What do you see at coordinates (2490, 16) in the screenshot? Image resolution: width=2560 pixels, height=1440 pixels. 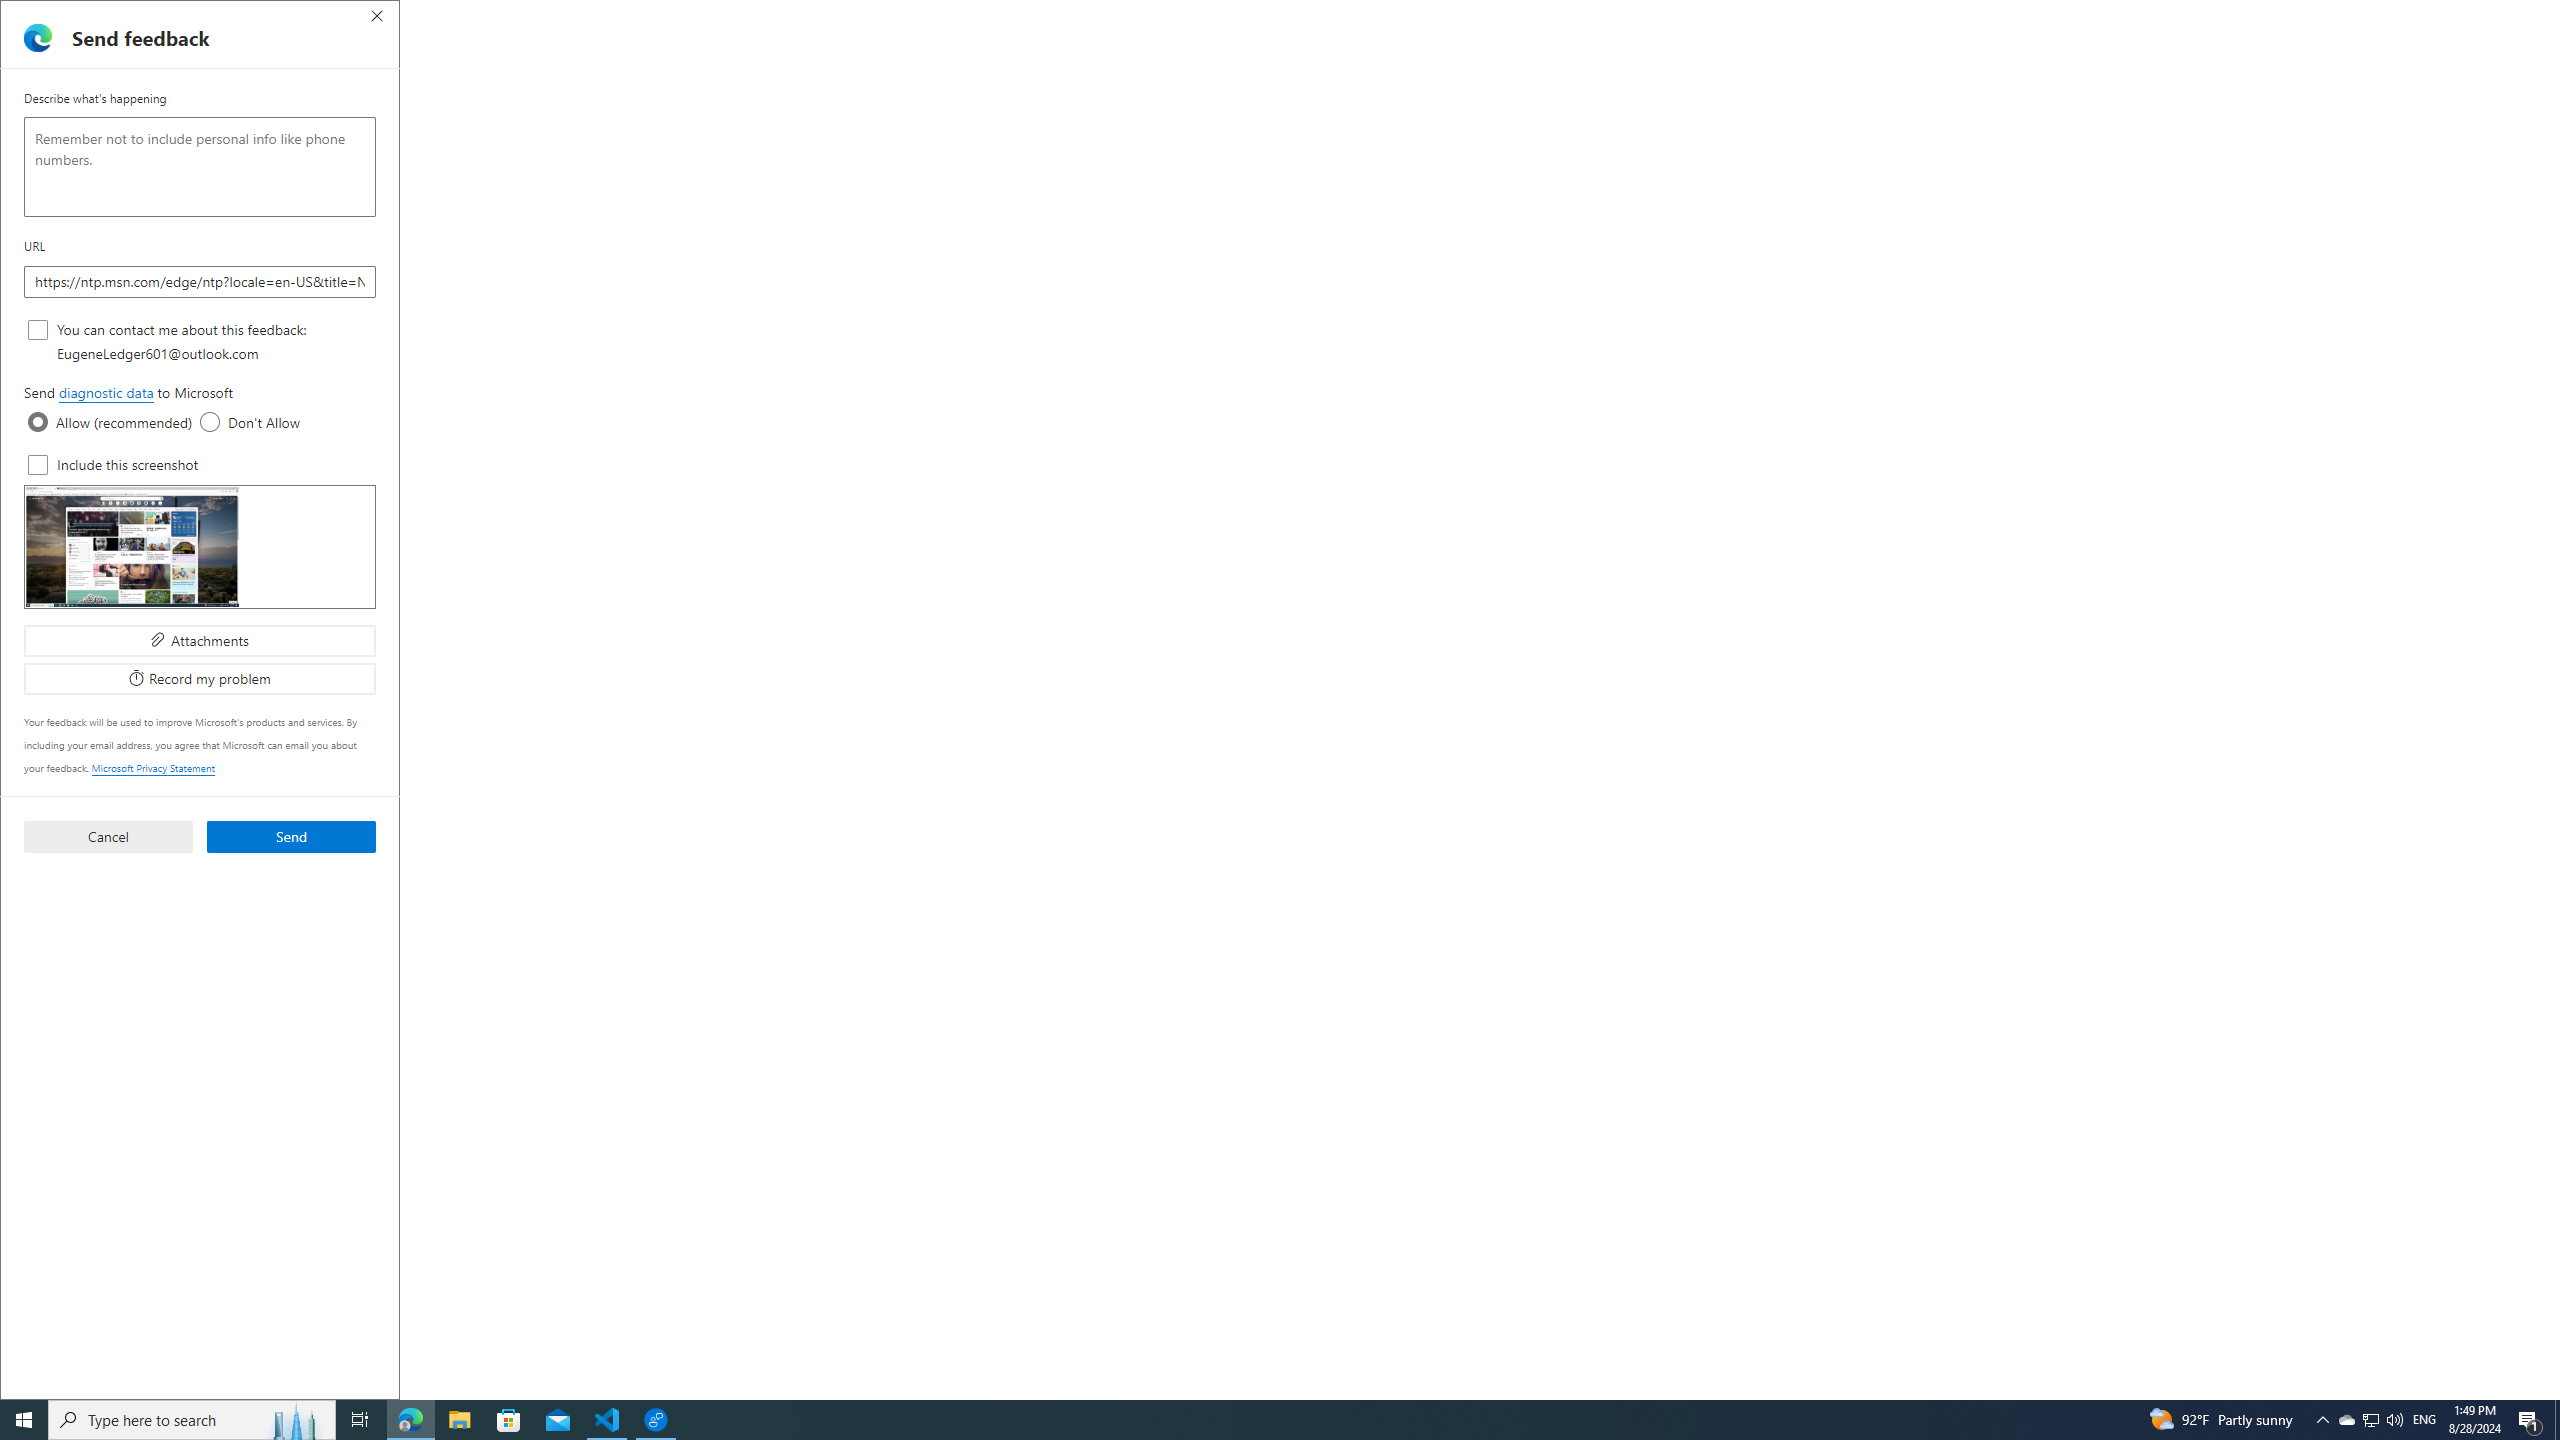 I see `'Restore'` at bounding box center [2490, 16].